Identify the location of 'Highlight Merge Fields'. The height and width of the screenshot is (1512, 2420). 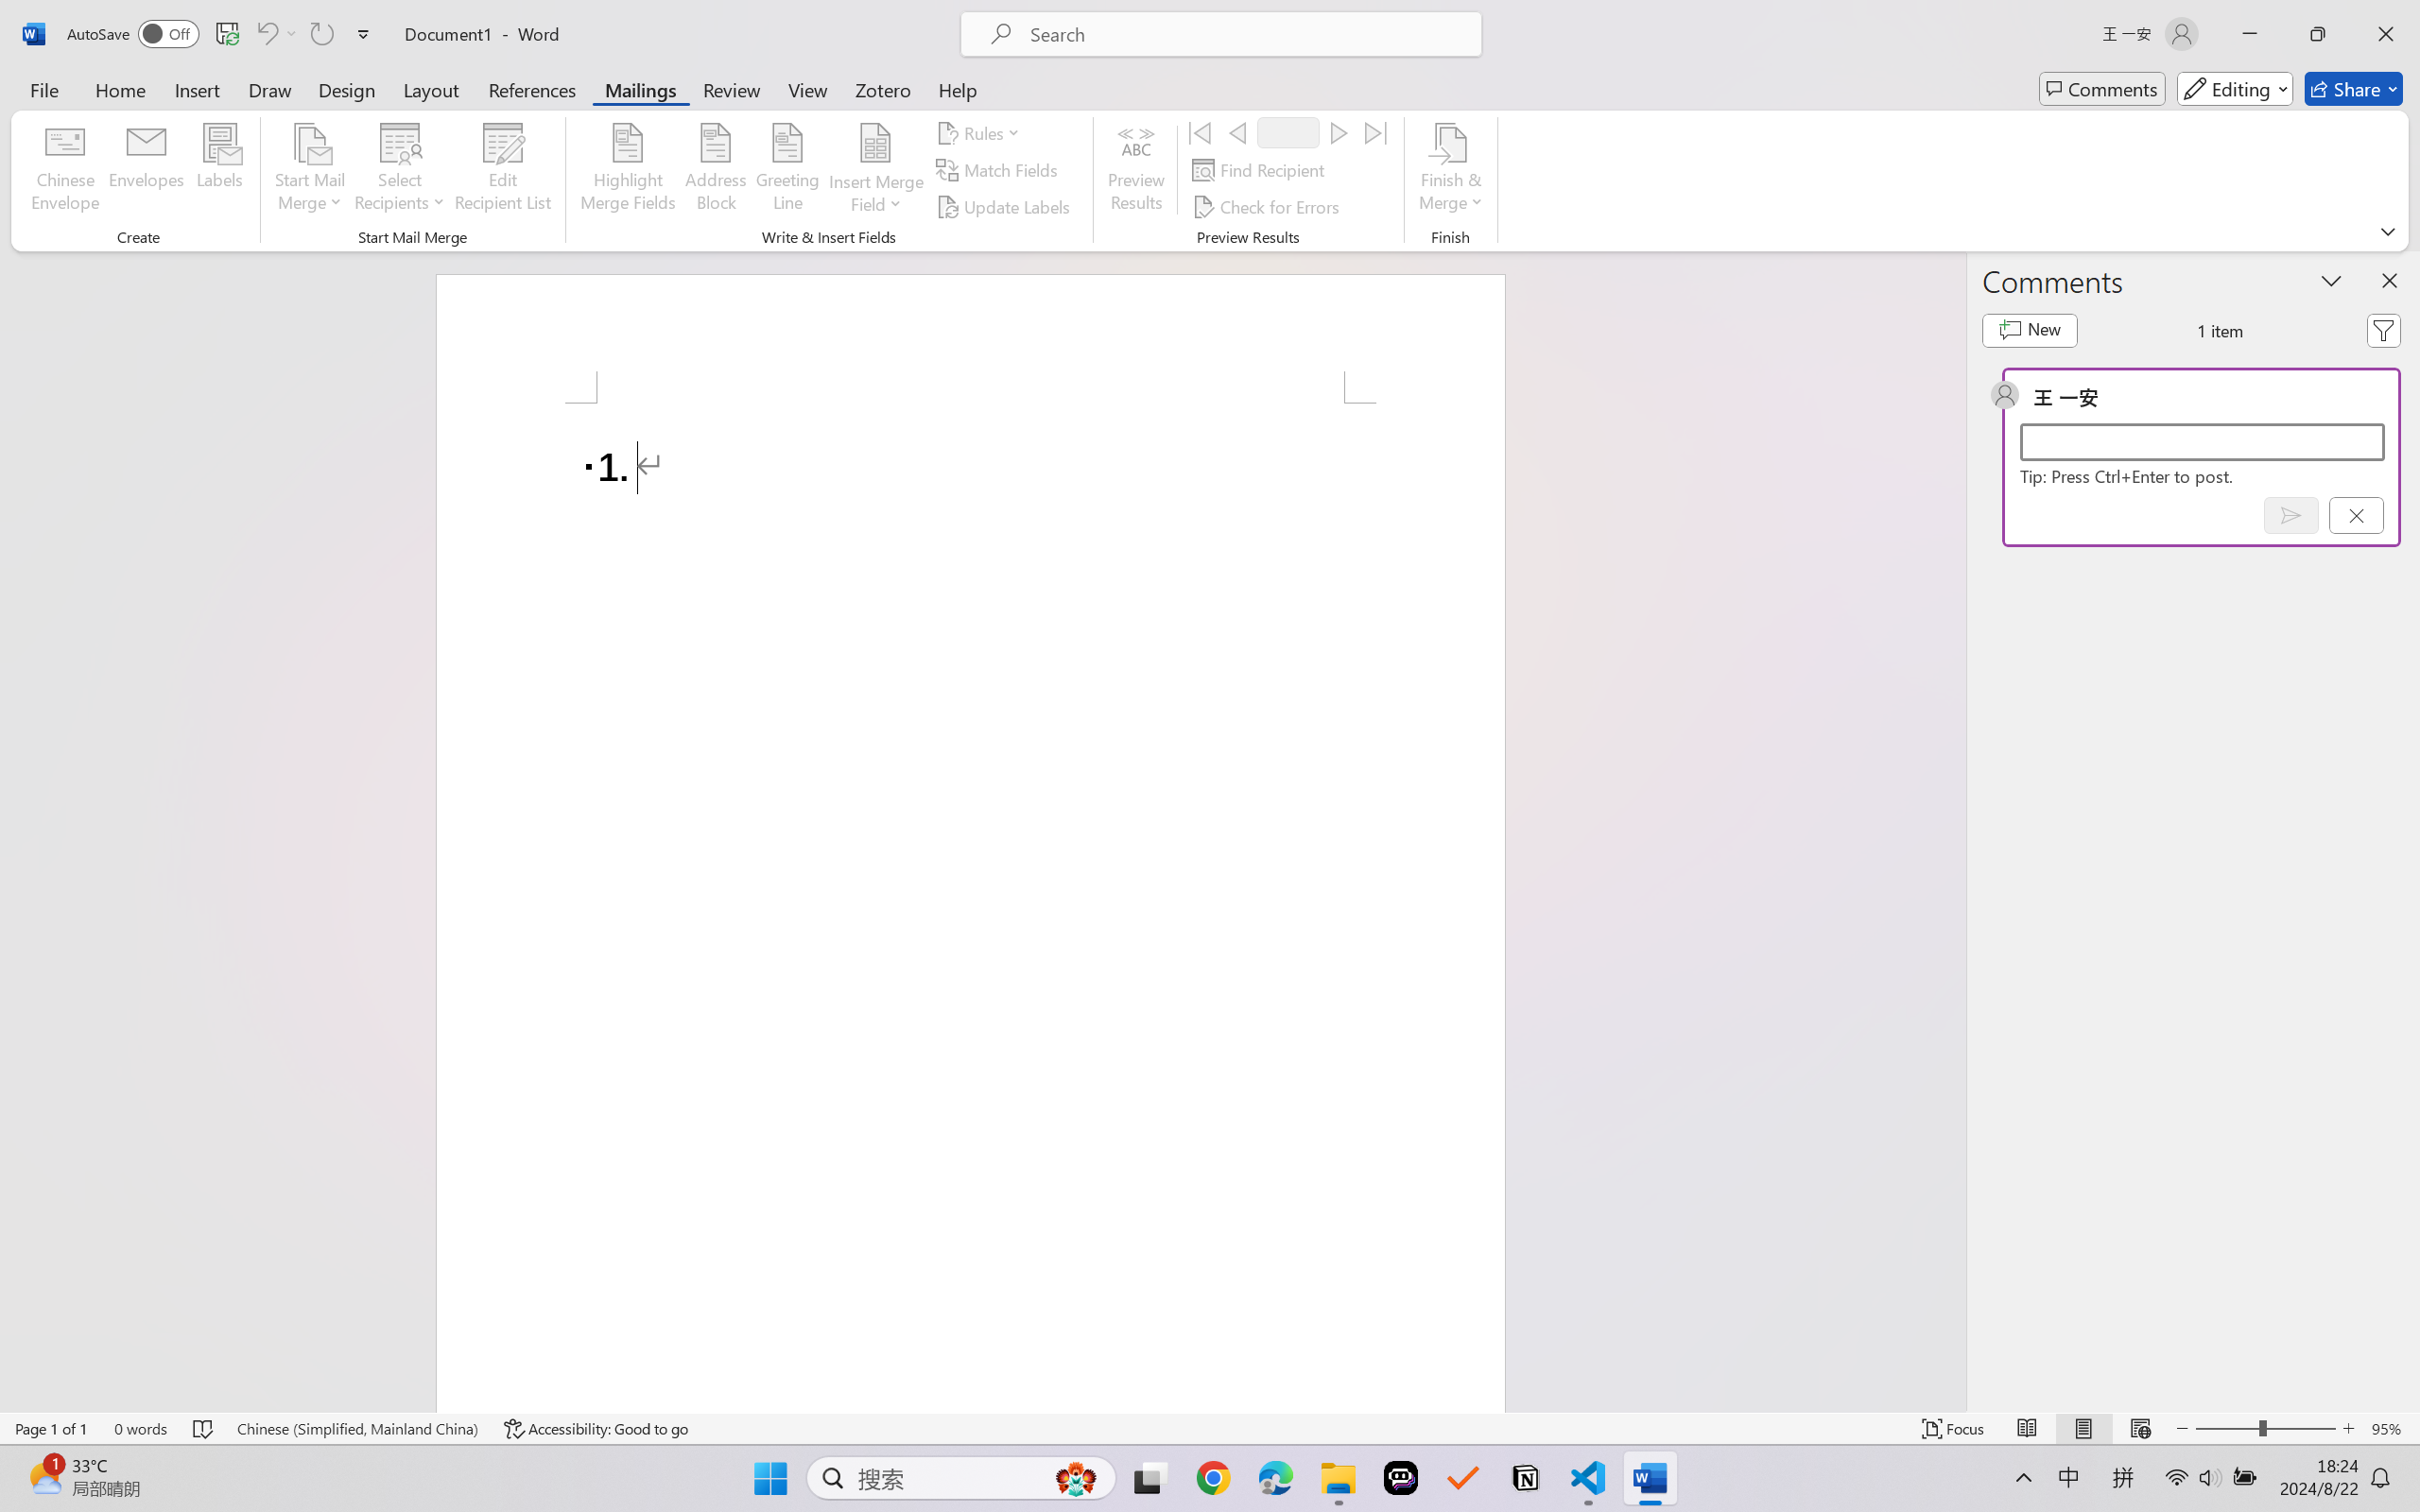
(628, 170).